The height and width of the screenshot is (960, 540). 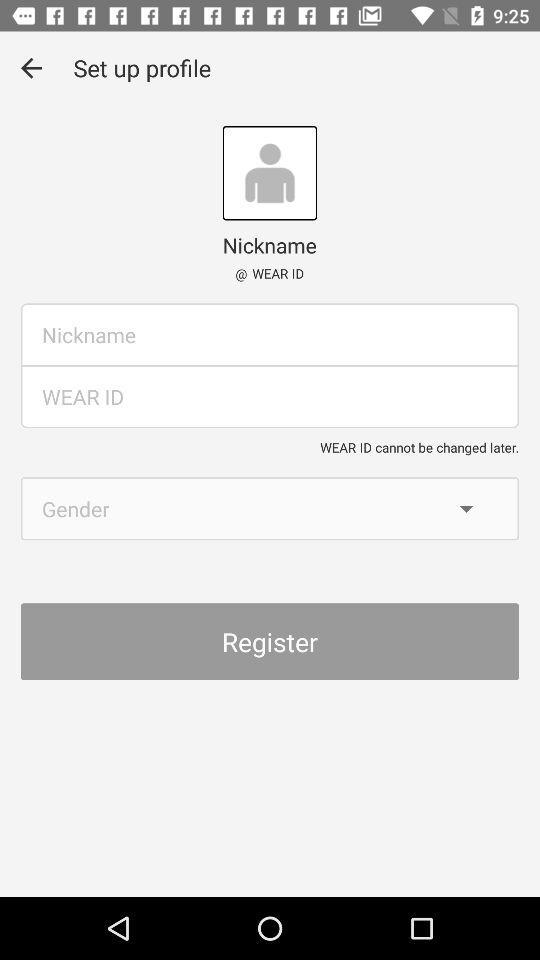 I want to click on typing box, so click(x=270, y=334).